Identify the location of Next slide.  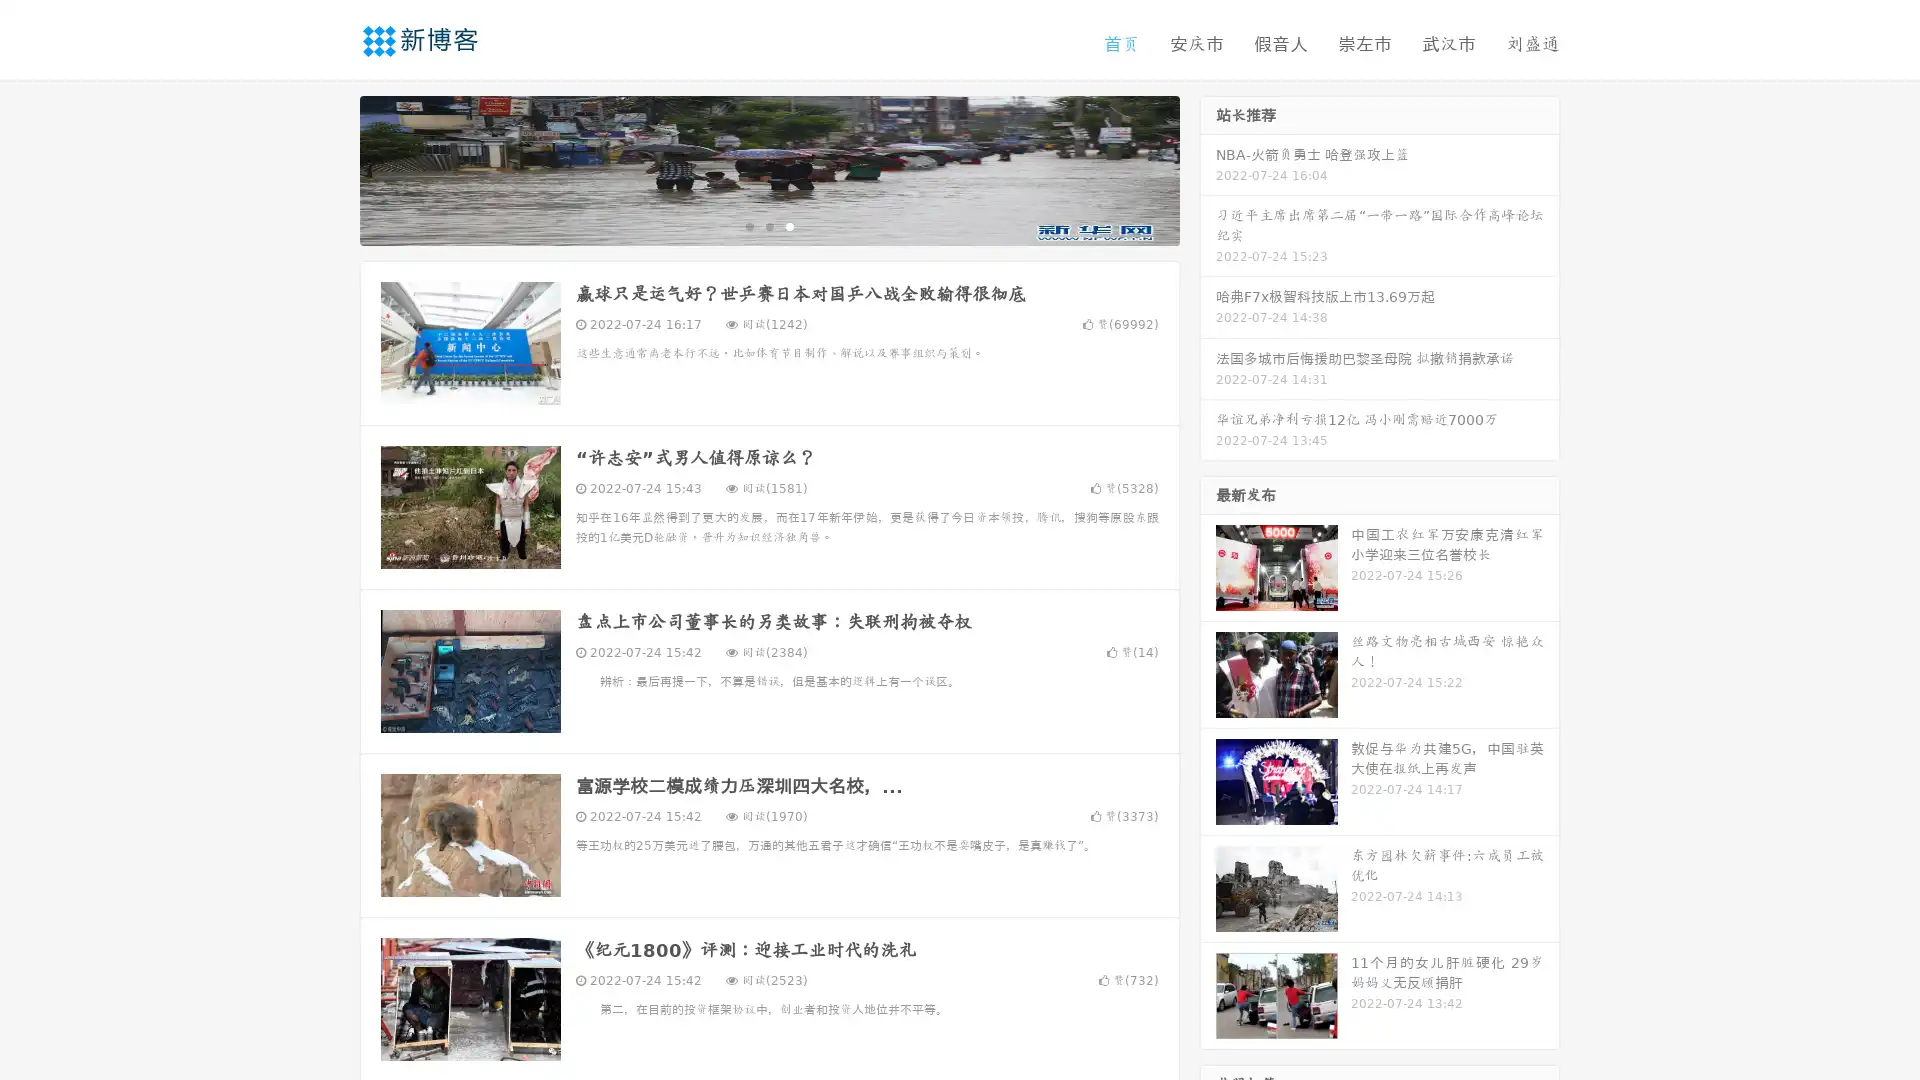
(1208, 168).